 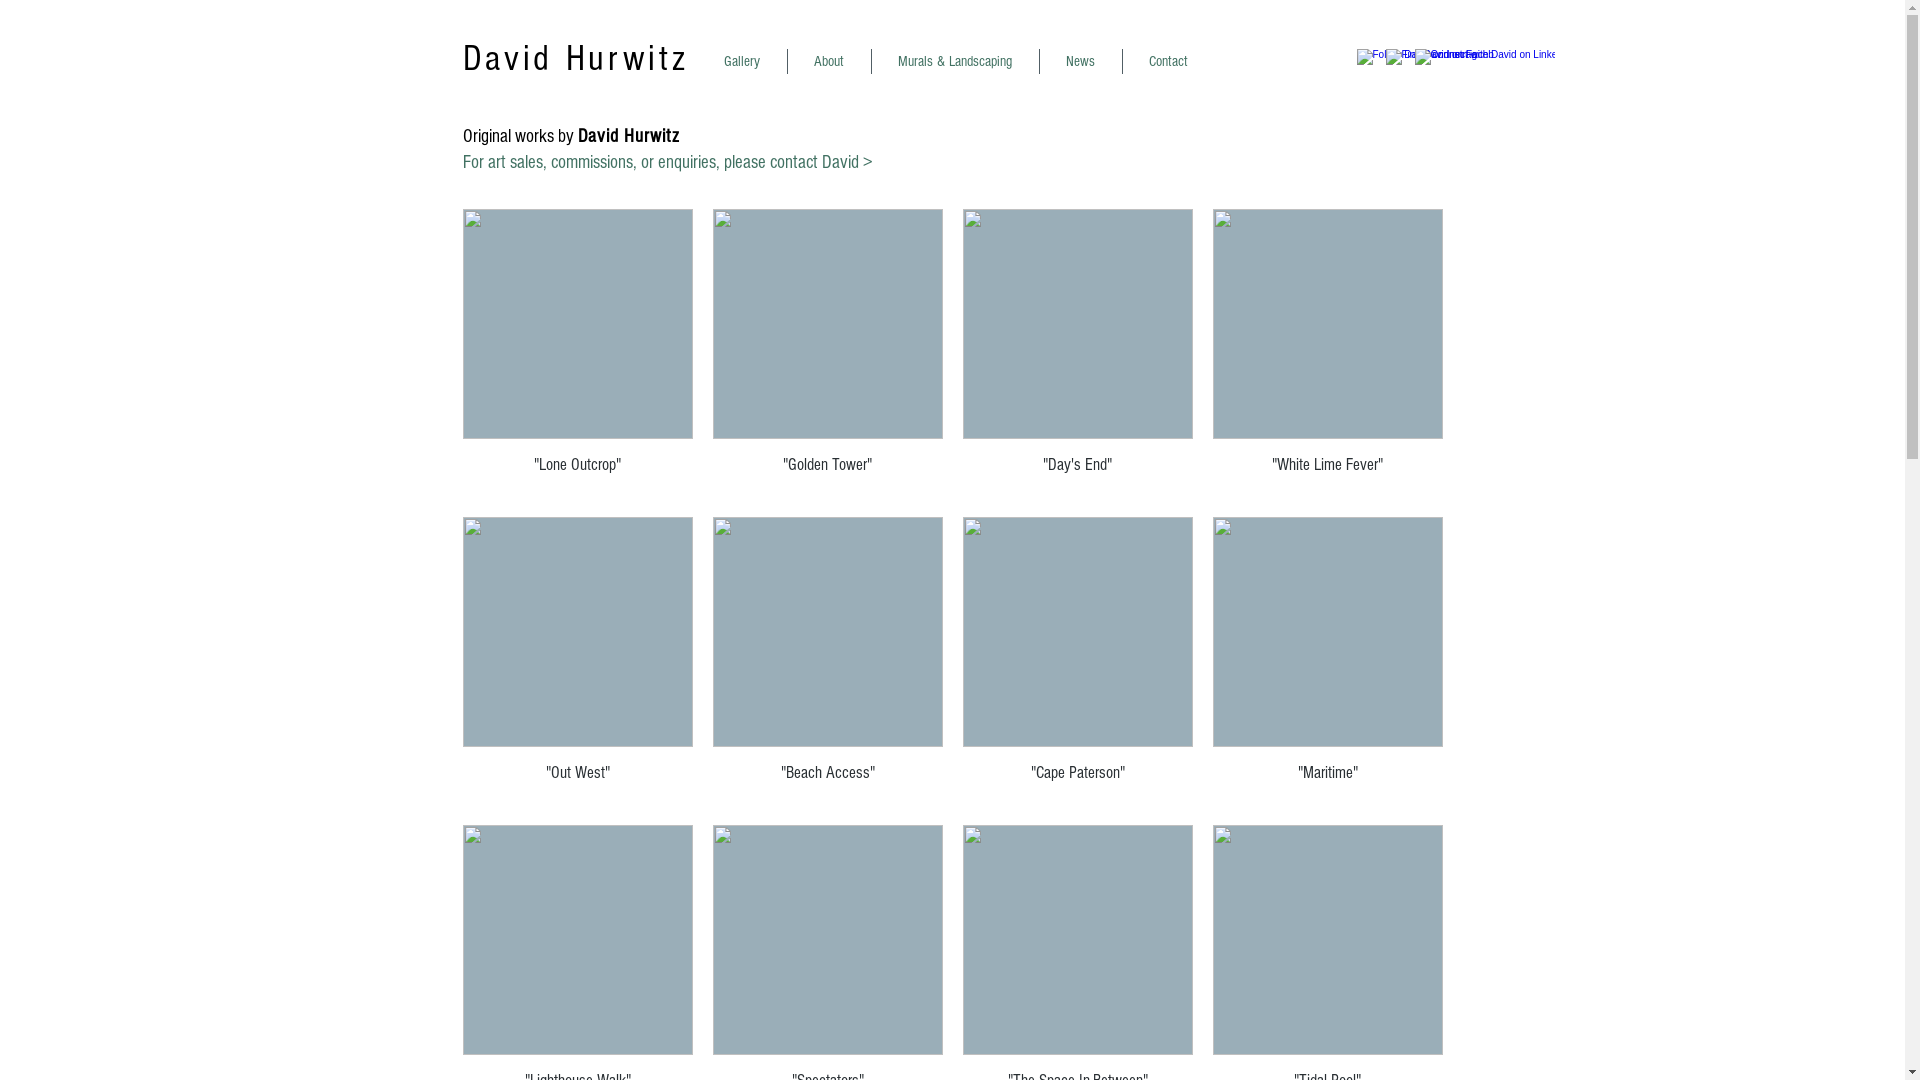 I want to click on 'Murals & Landscaping', so click(x=954, y=60).